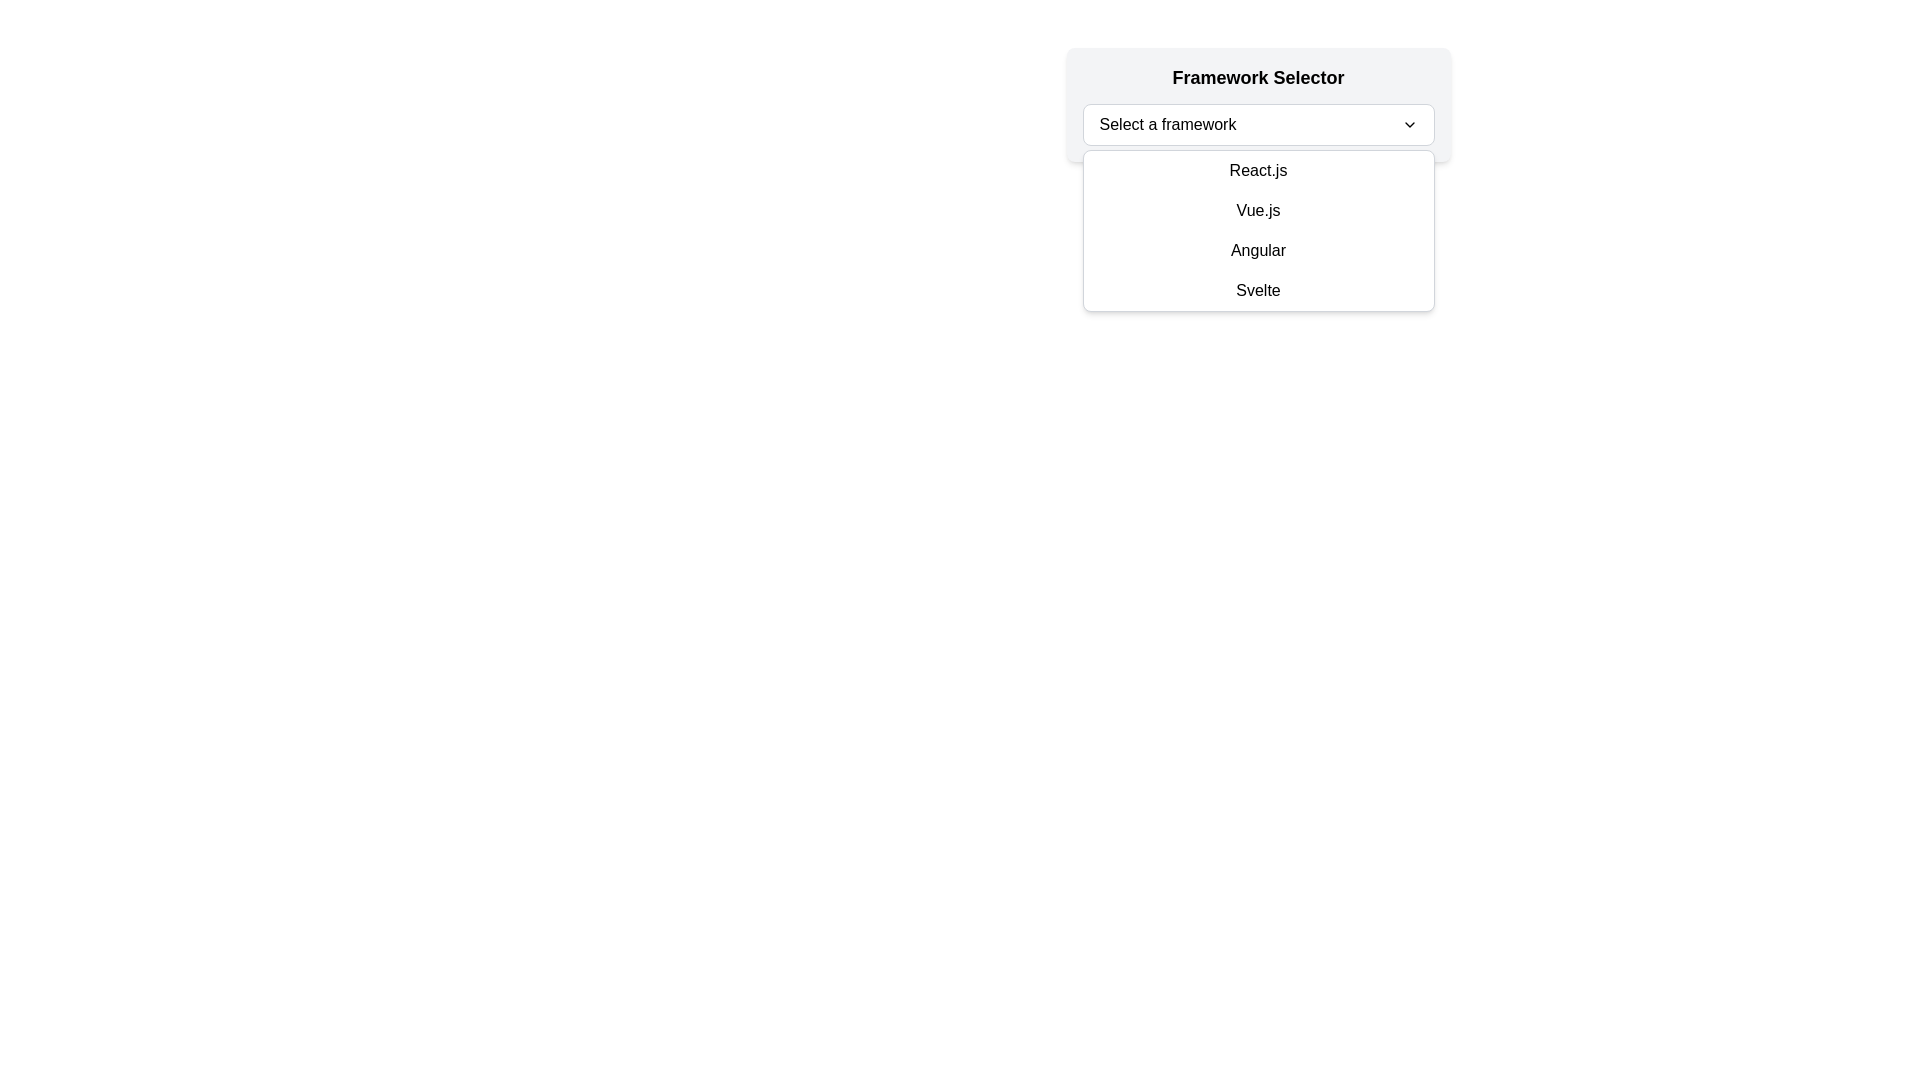 The height and width of the screenshot is (1080, 1920). Describe the element at coordinates (1257, 169) in the screenshot. I see `the first item in the dropdown menu` at that location.